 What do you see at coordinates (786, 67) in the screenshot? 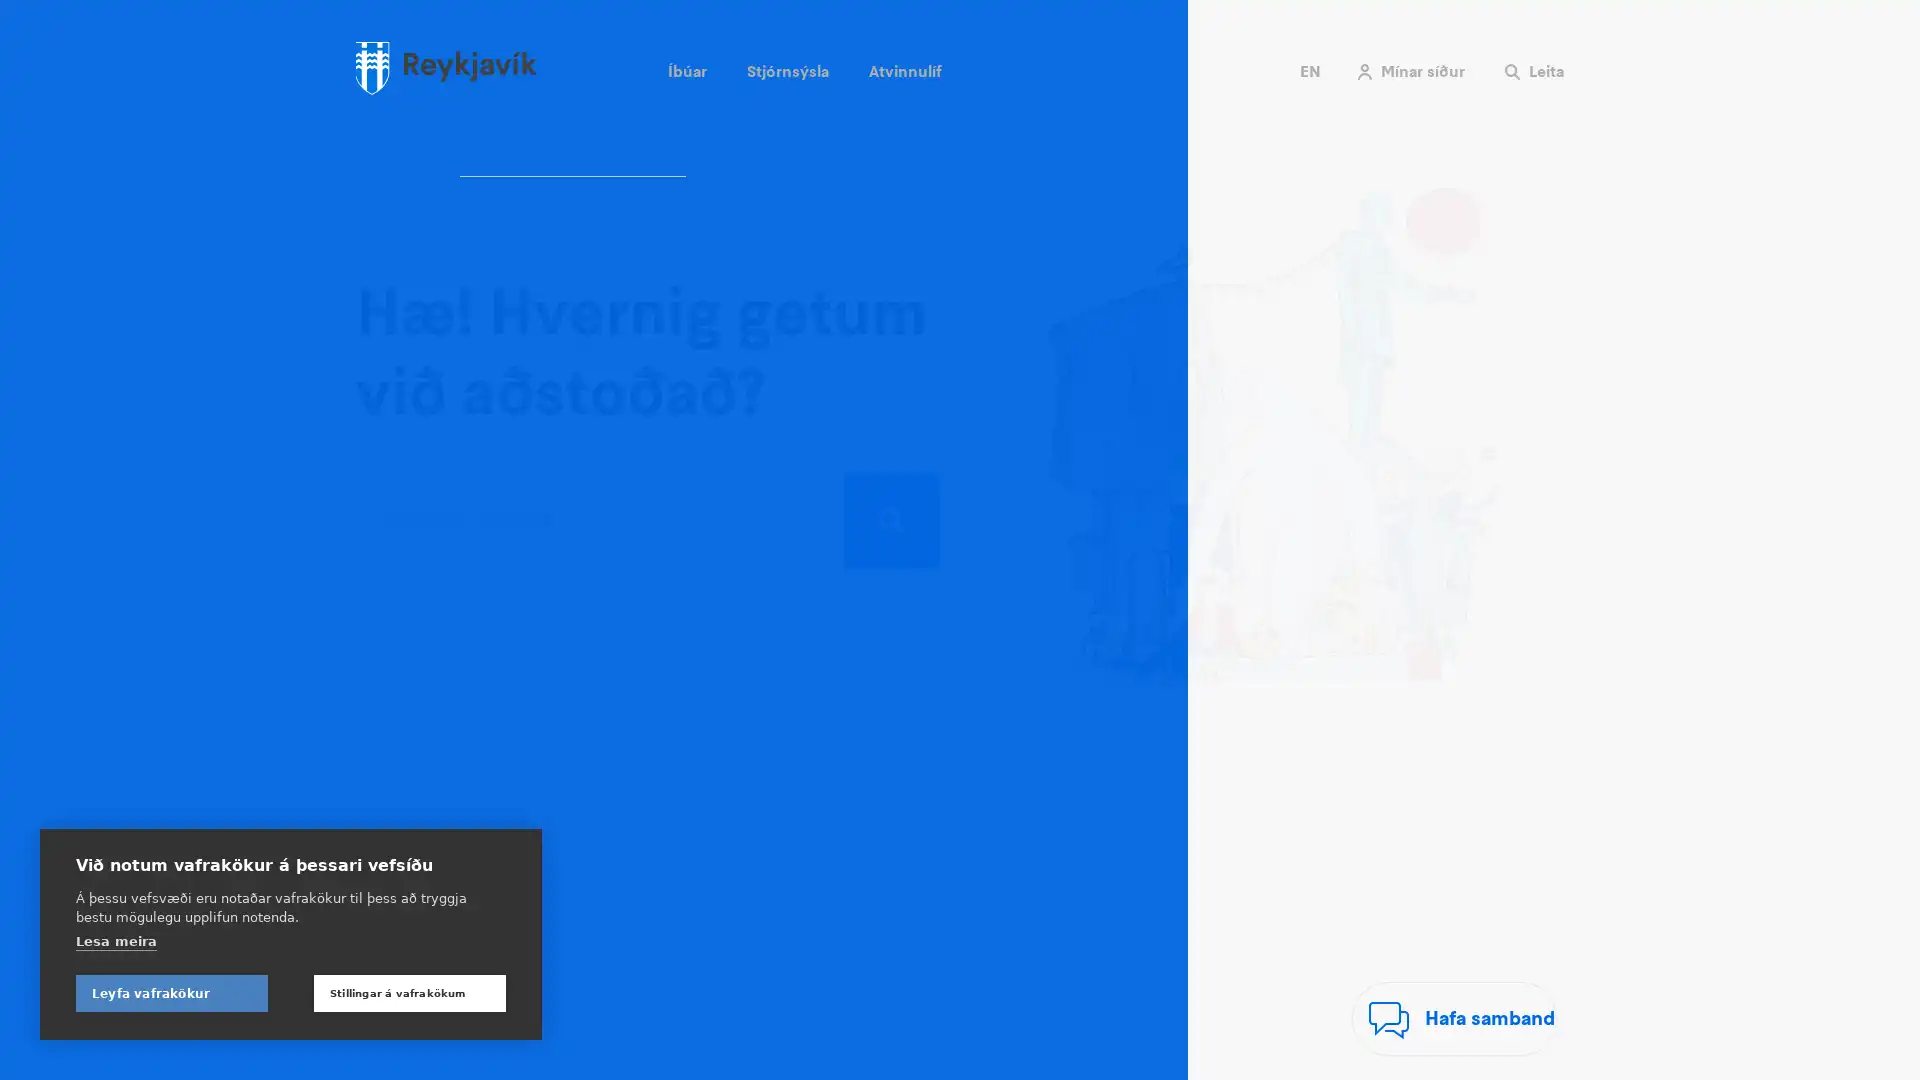
I see `Stjornsysla` at bounding box center [786, 67].